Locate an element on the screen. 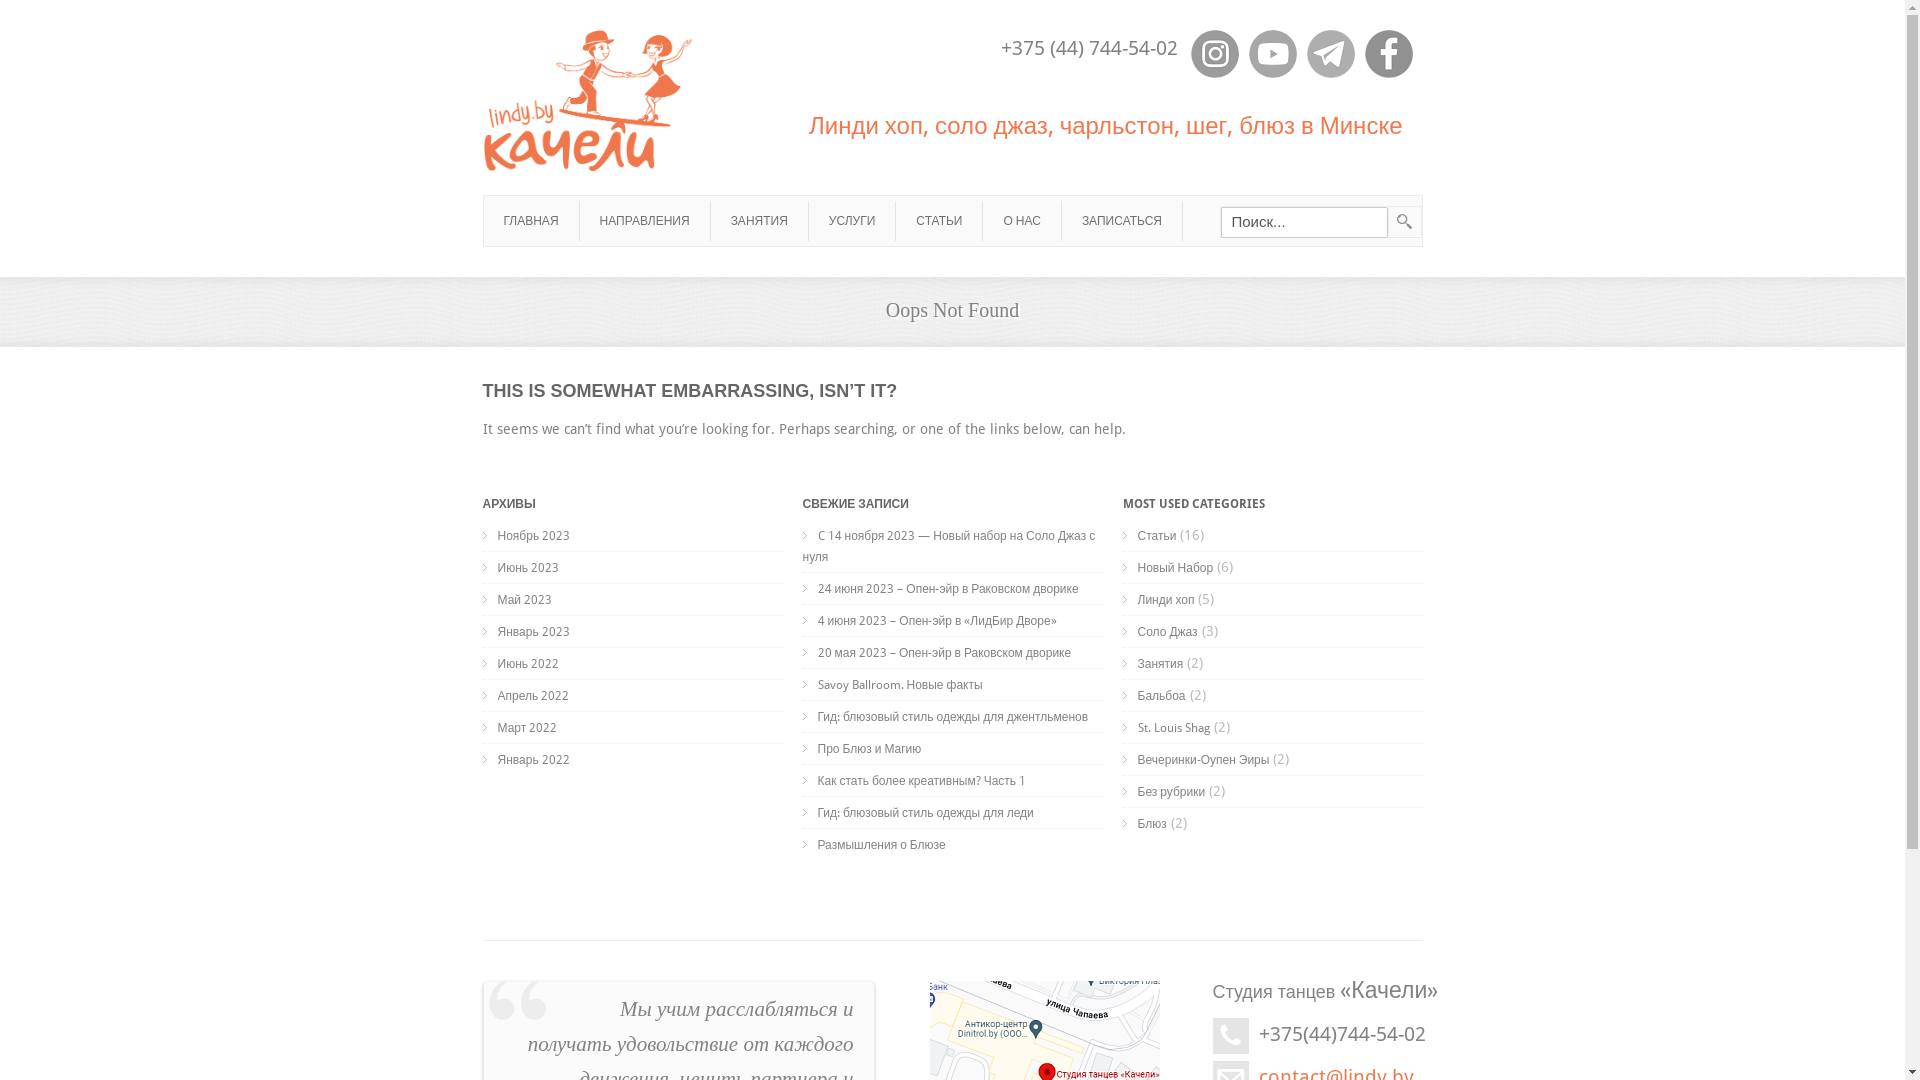 This screenshot has height=1080, width=1920. 'youtube' is located at coordinates (1271, 53).